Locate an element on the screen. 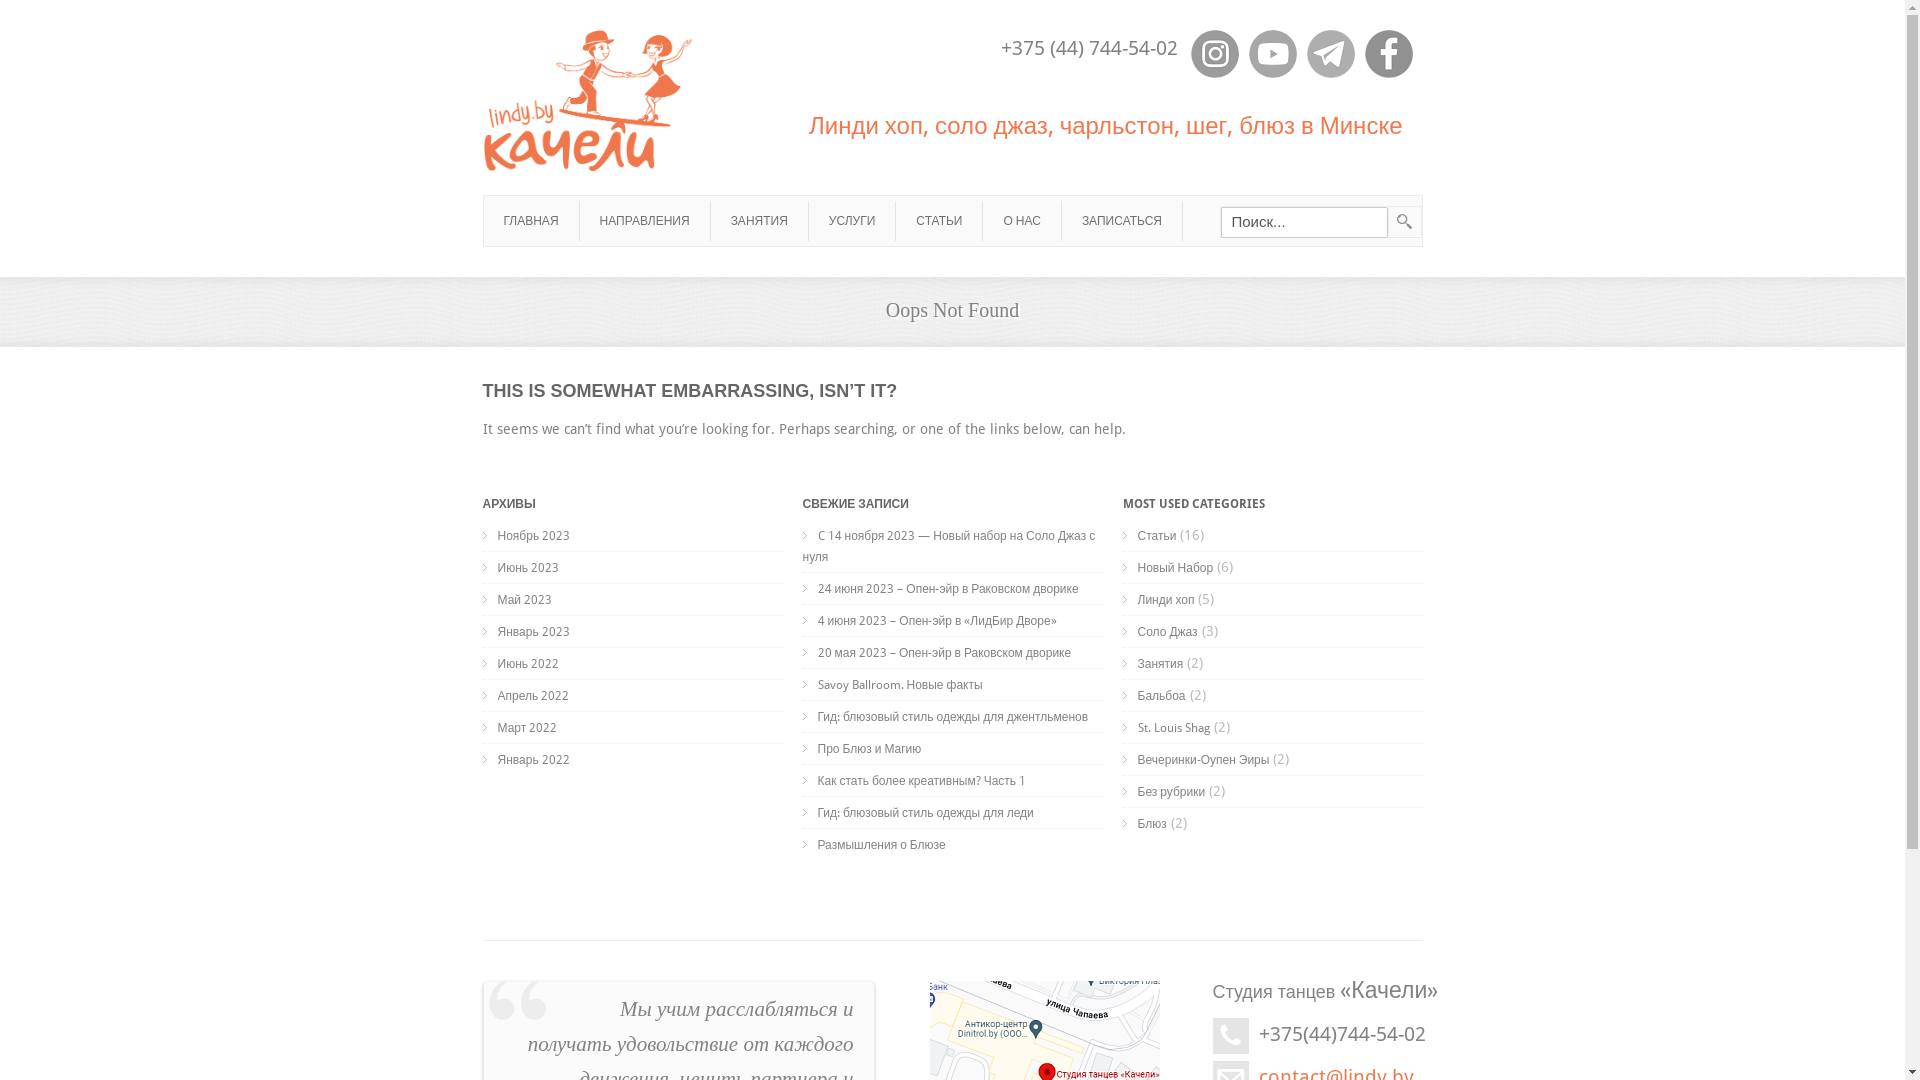 This screenshot has height=1080, width=1920. 'youtube' is located at coordinates (1271, 53).